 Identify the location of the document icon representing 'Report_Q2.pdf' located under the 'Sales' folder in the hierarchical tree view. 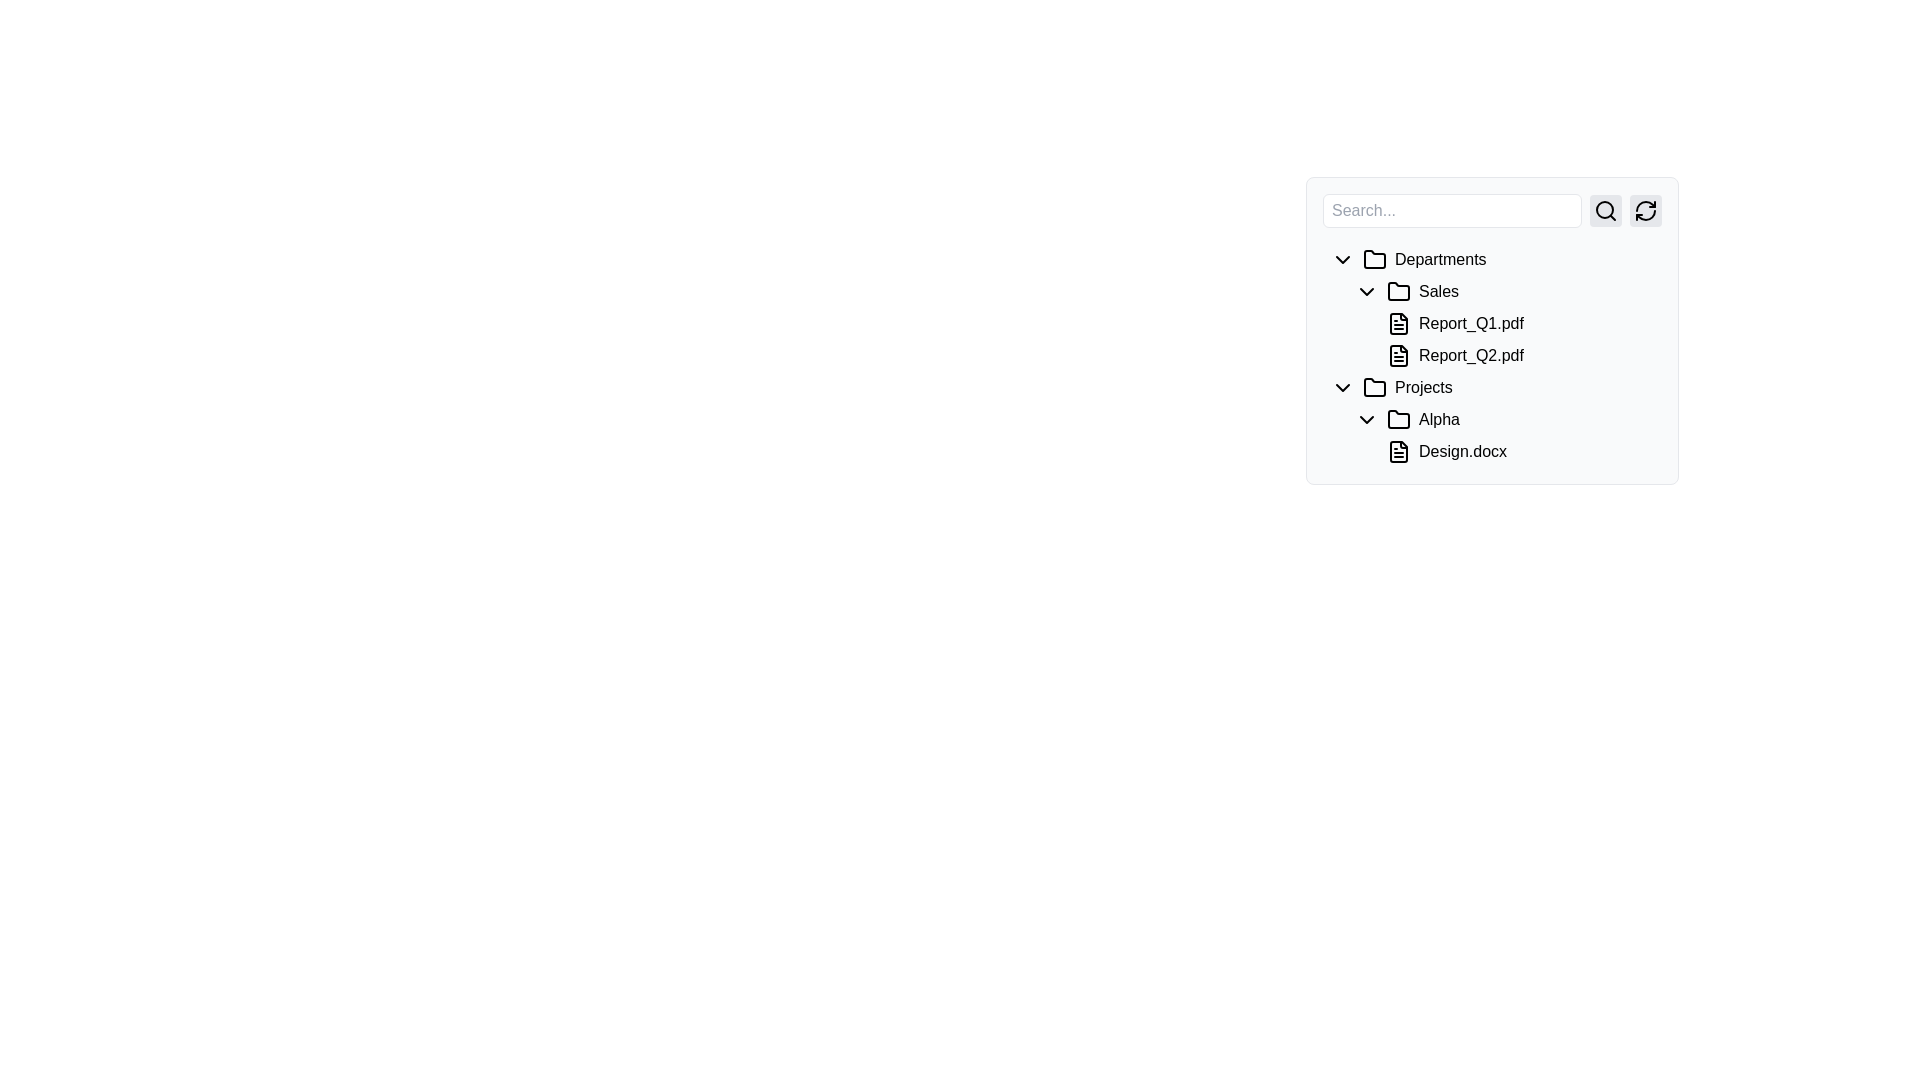
(1397, 354).